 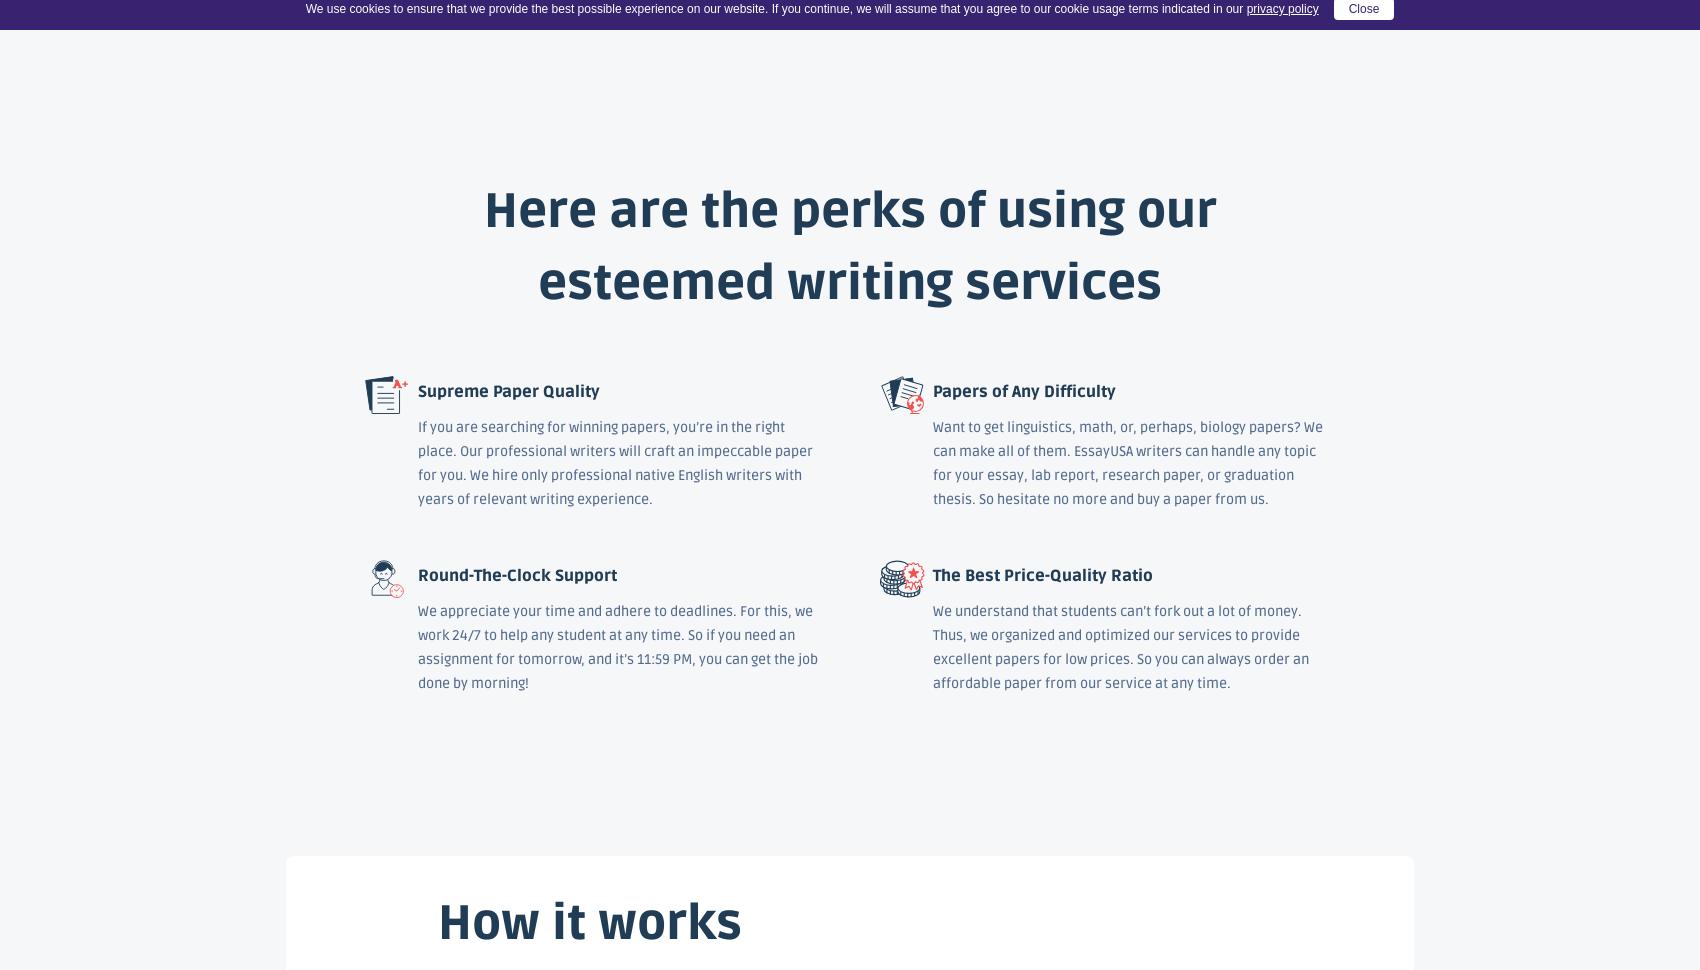 I want to click on 'The Best Price-Quality Ratio', so click(x=1041, y=574).